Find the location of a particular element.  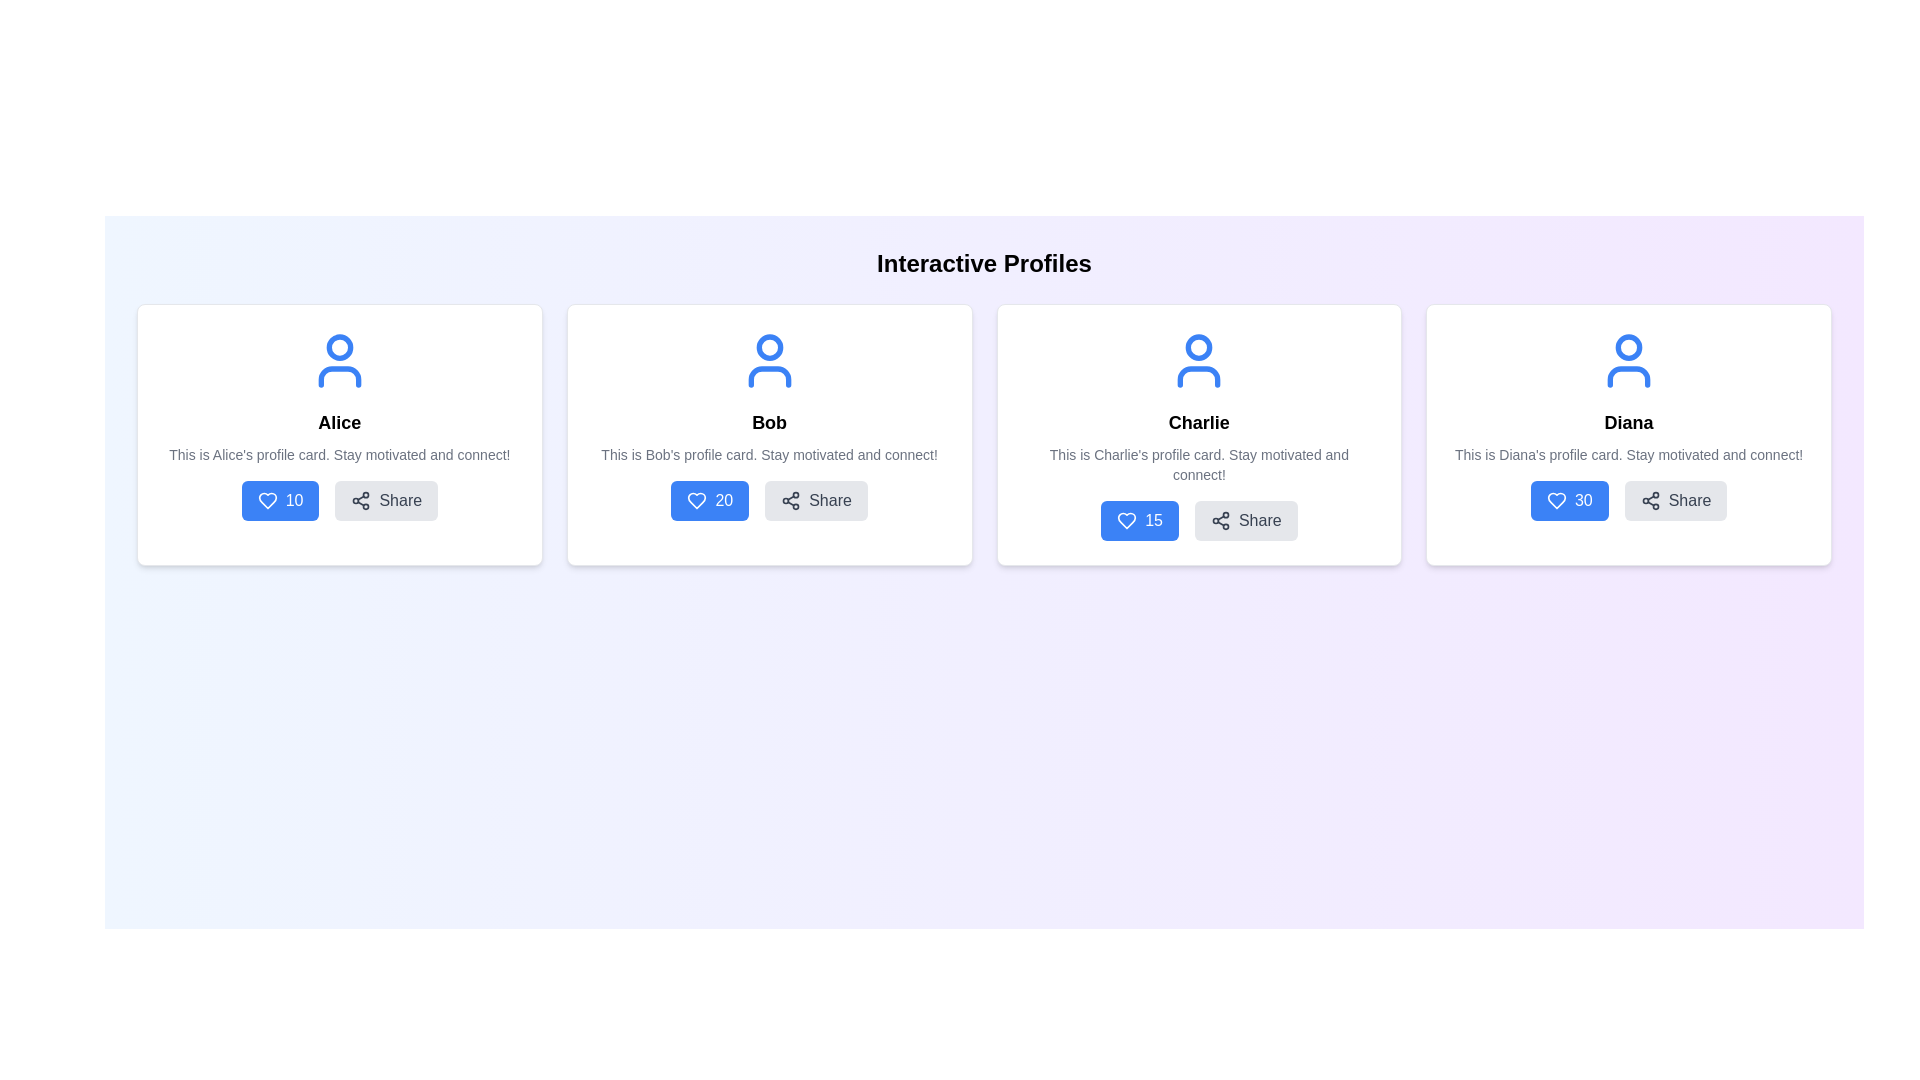

the share icon located to the left of the text 'Share' in the 'Share' button below the card titled 'Charlie' is located at coordinates (1219, 519).